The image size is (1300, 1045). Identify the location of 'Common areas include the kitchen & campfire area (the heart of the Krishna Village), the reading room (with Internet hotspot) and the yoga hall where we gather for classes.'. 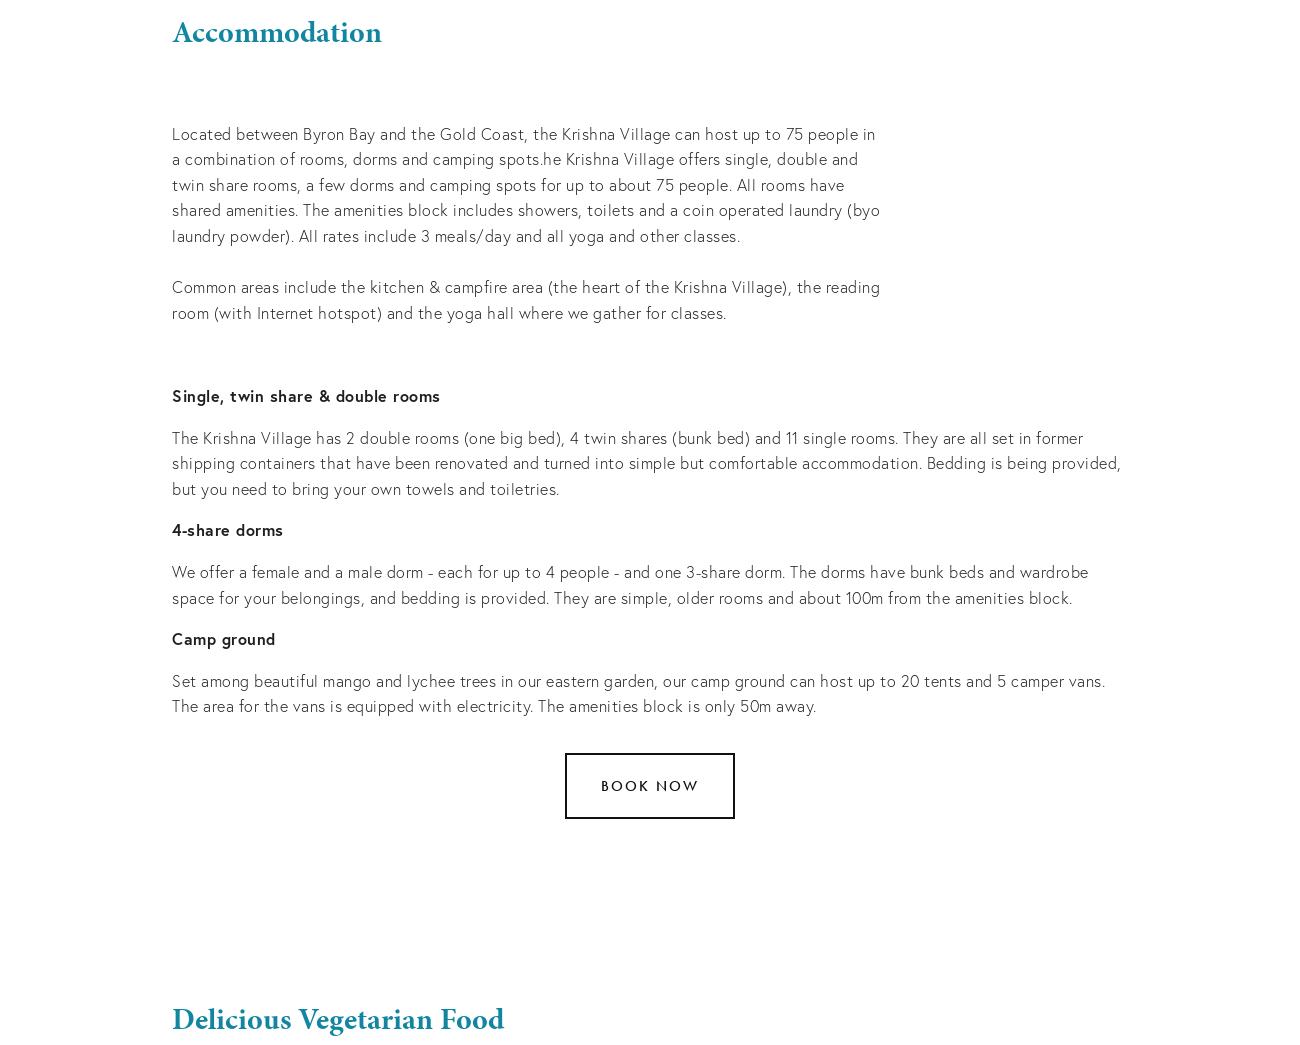
(528, 298).